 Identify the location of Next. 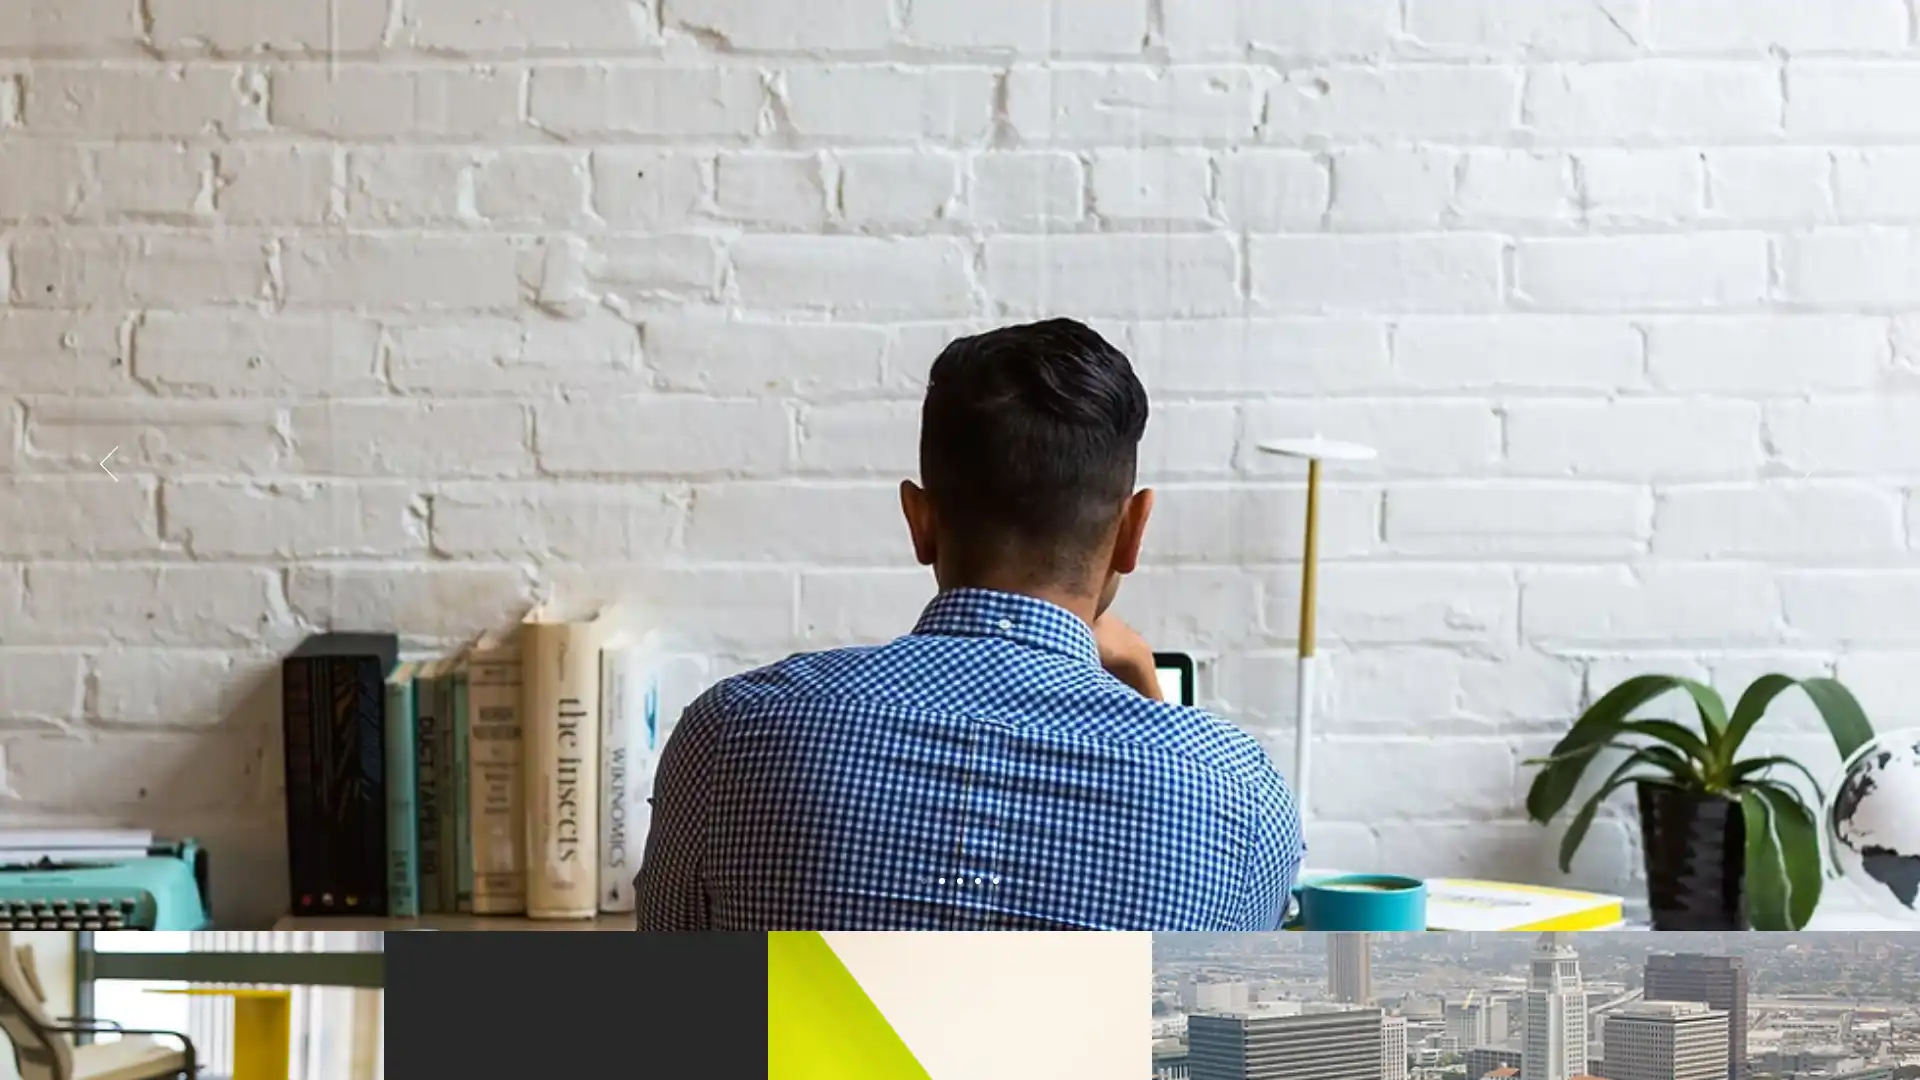
(1810, 465).